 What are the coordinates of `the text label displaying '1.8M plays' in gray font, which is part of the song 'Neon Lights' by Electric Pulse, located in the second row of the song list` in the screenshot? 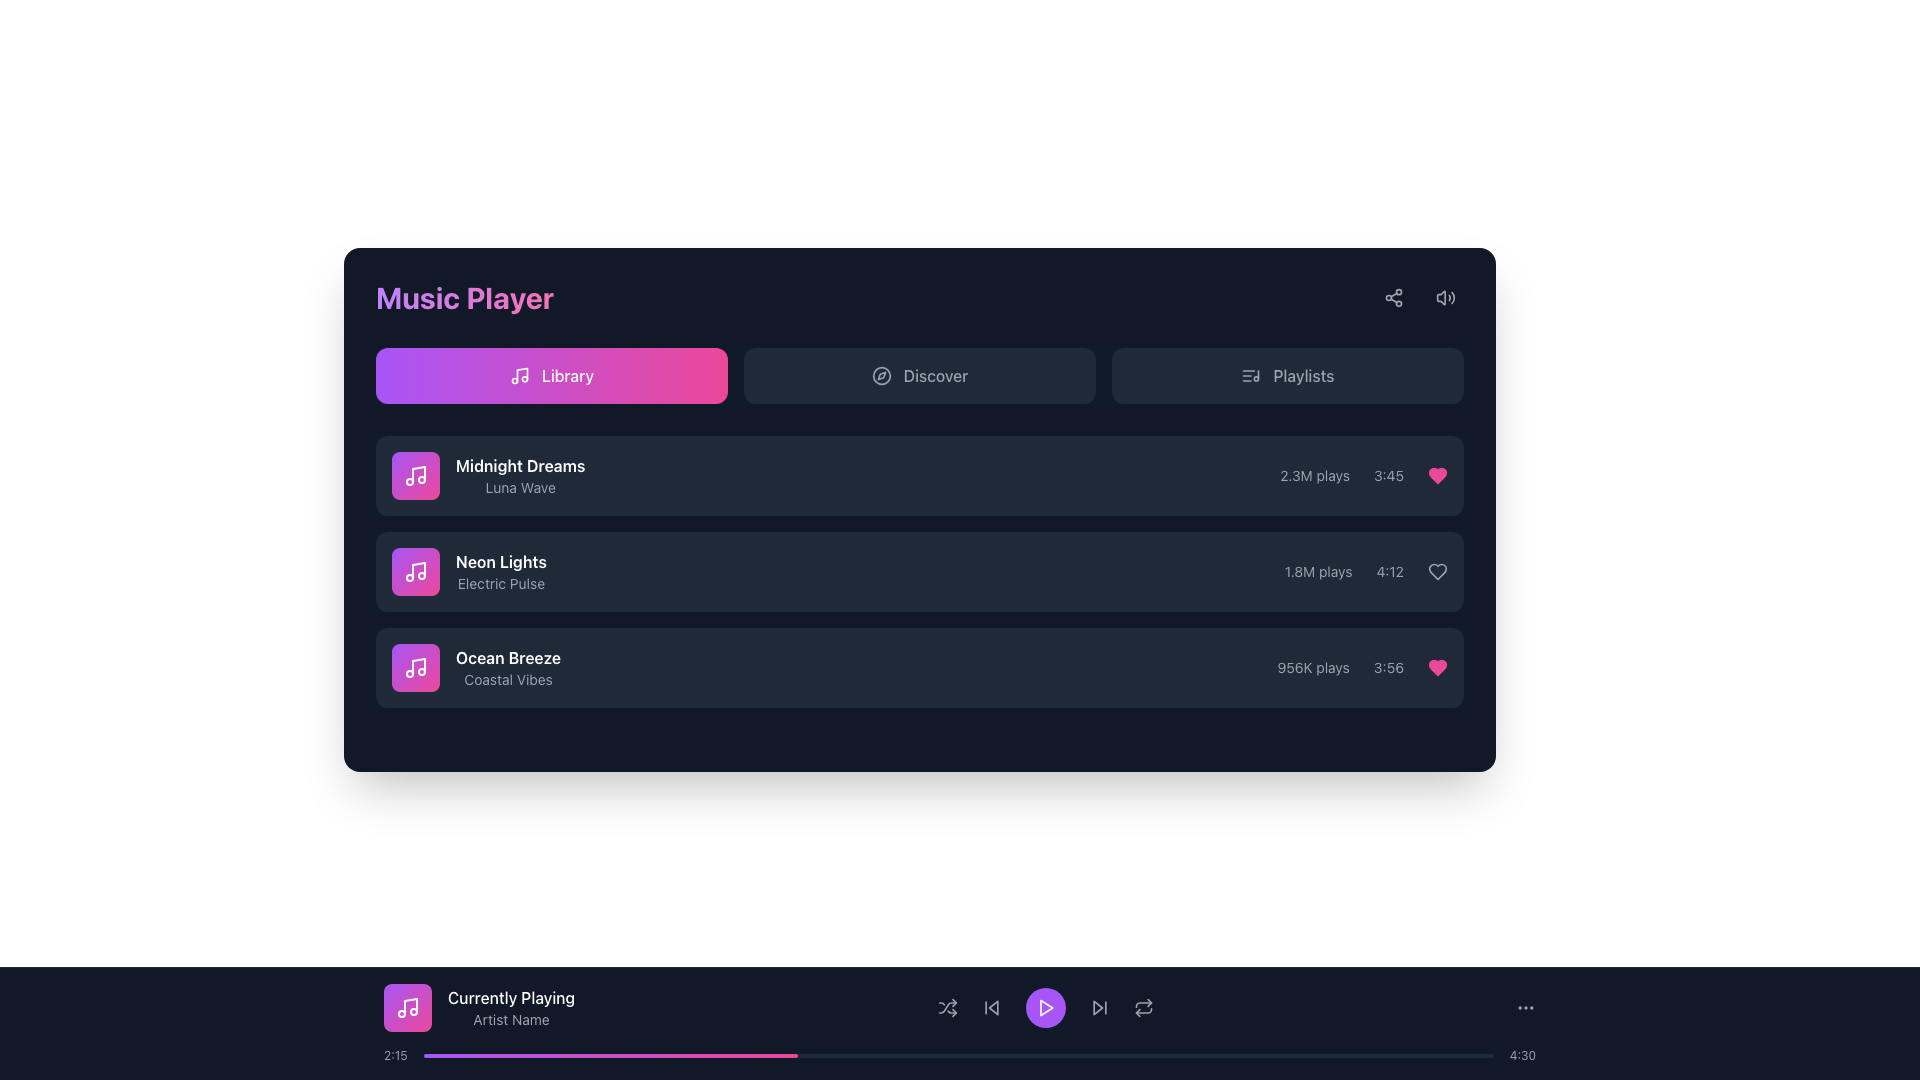 It's located at (1318, 571).